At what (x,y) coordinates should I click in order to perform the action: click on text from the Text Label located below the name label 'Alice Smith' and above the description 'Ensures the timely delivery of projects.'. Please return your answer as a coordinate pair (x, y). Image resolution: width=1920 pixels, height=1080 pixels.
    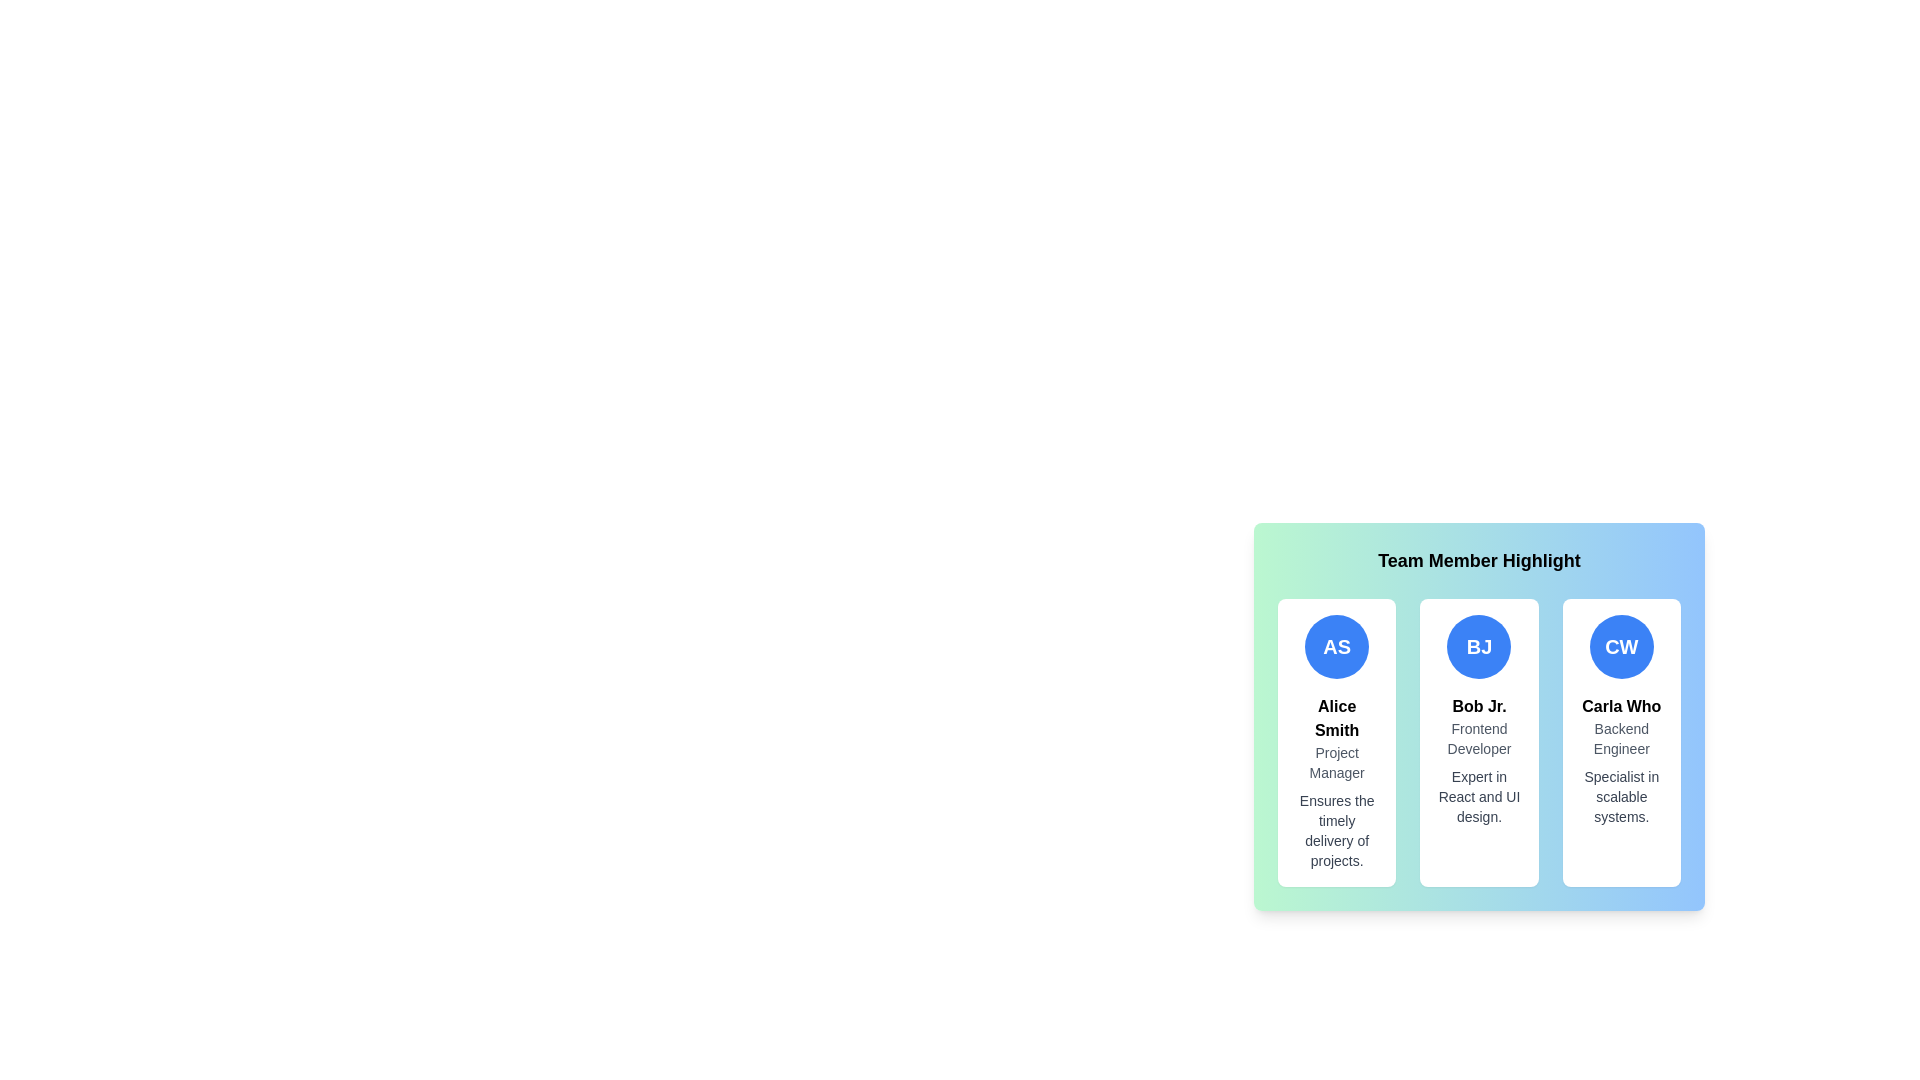
    Looking at the image, I should click on (1337, 763).